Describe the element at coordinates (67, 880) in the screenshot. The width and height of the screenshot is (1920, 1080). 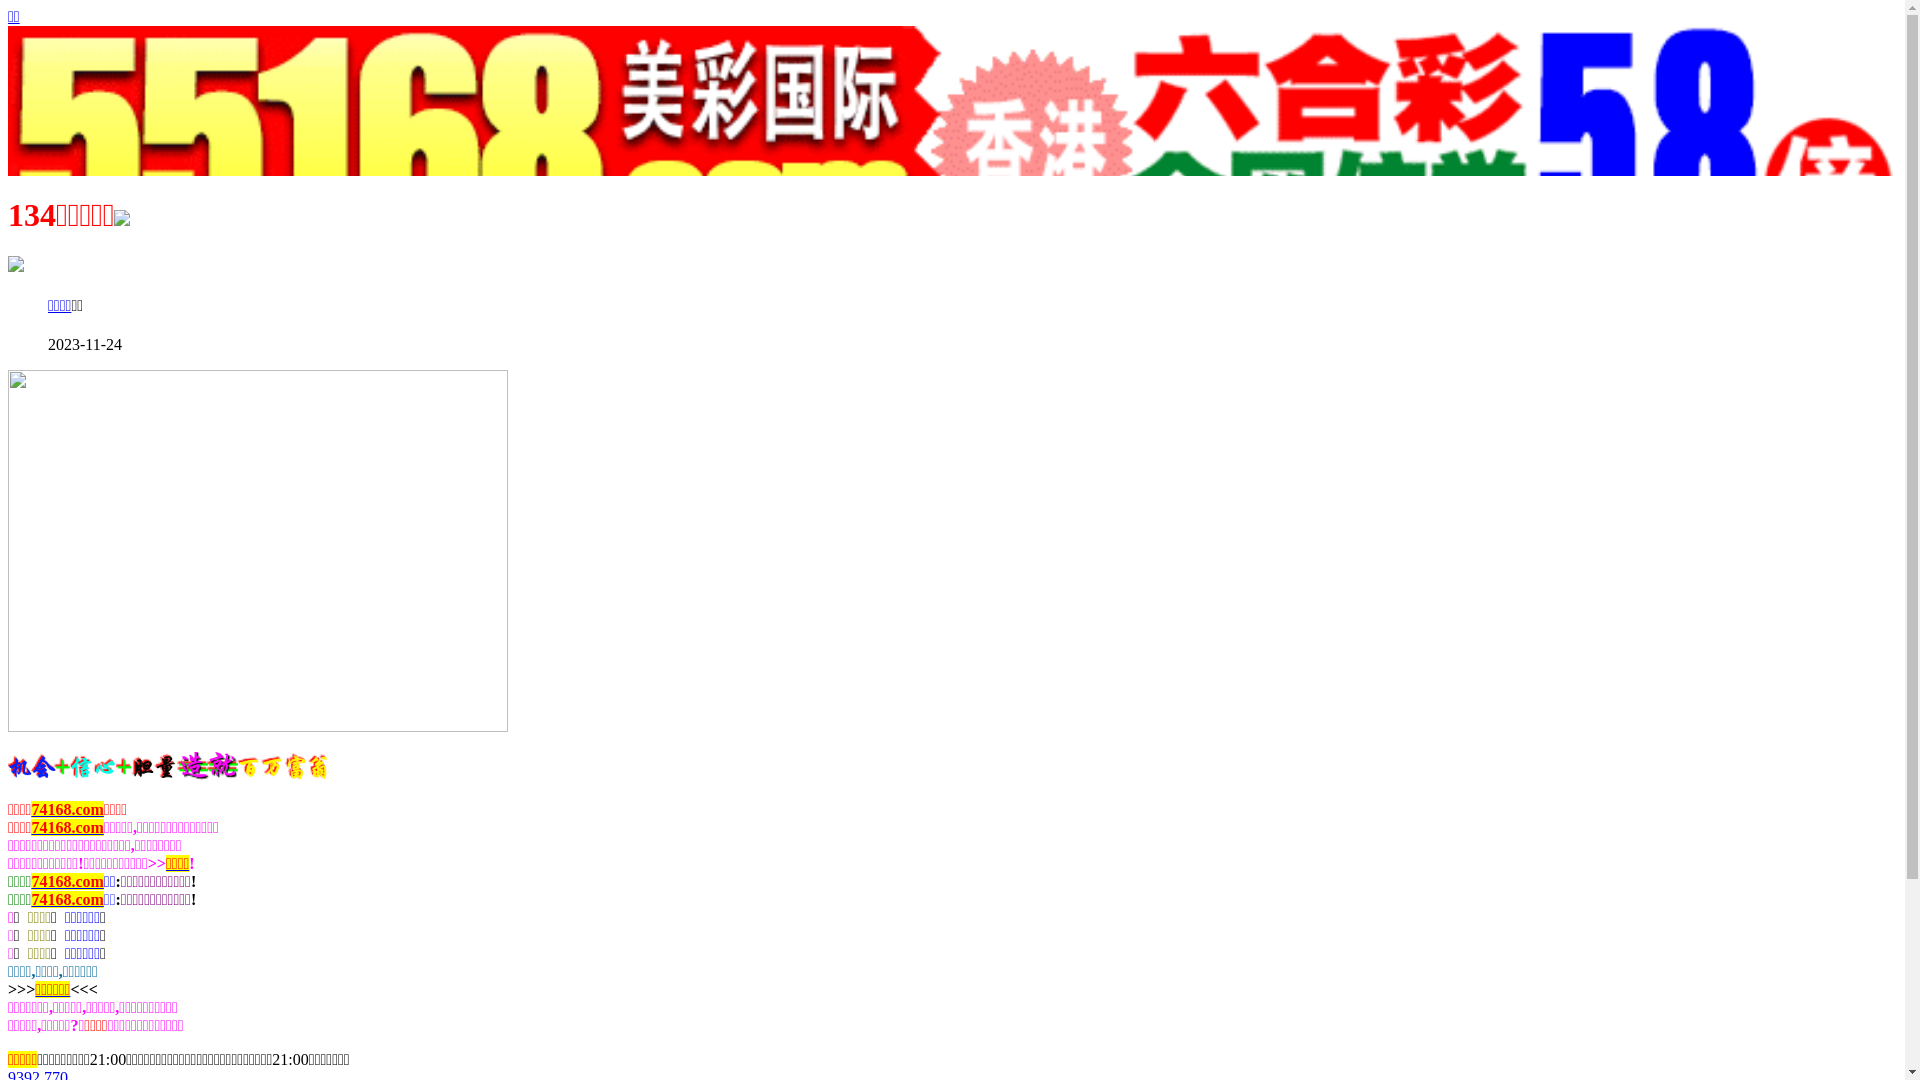
I see `'74168.com'` at that location.